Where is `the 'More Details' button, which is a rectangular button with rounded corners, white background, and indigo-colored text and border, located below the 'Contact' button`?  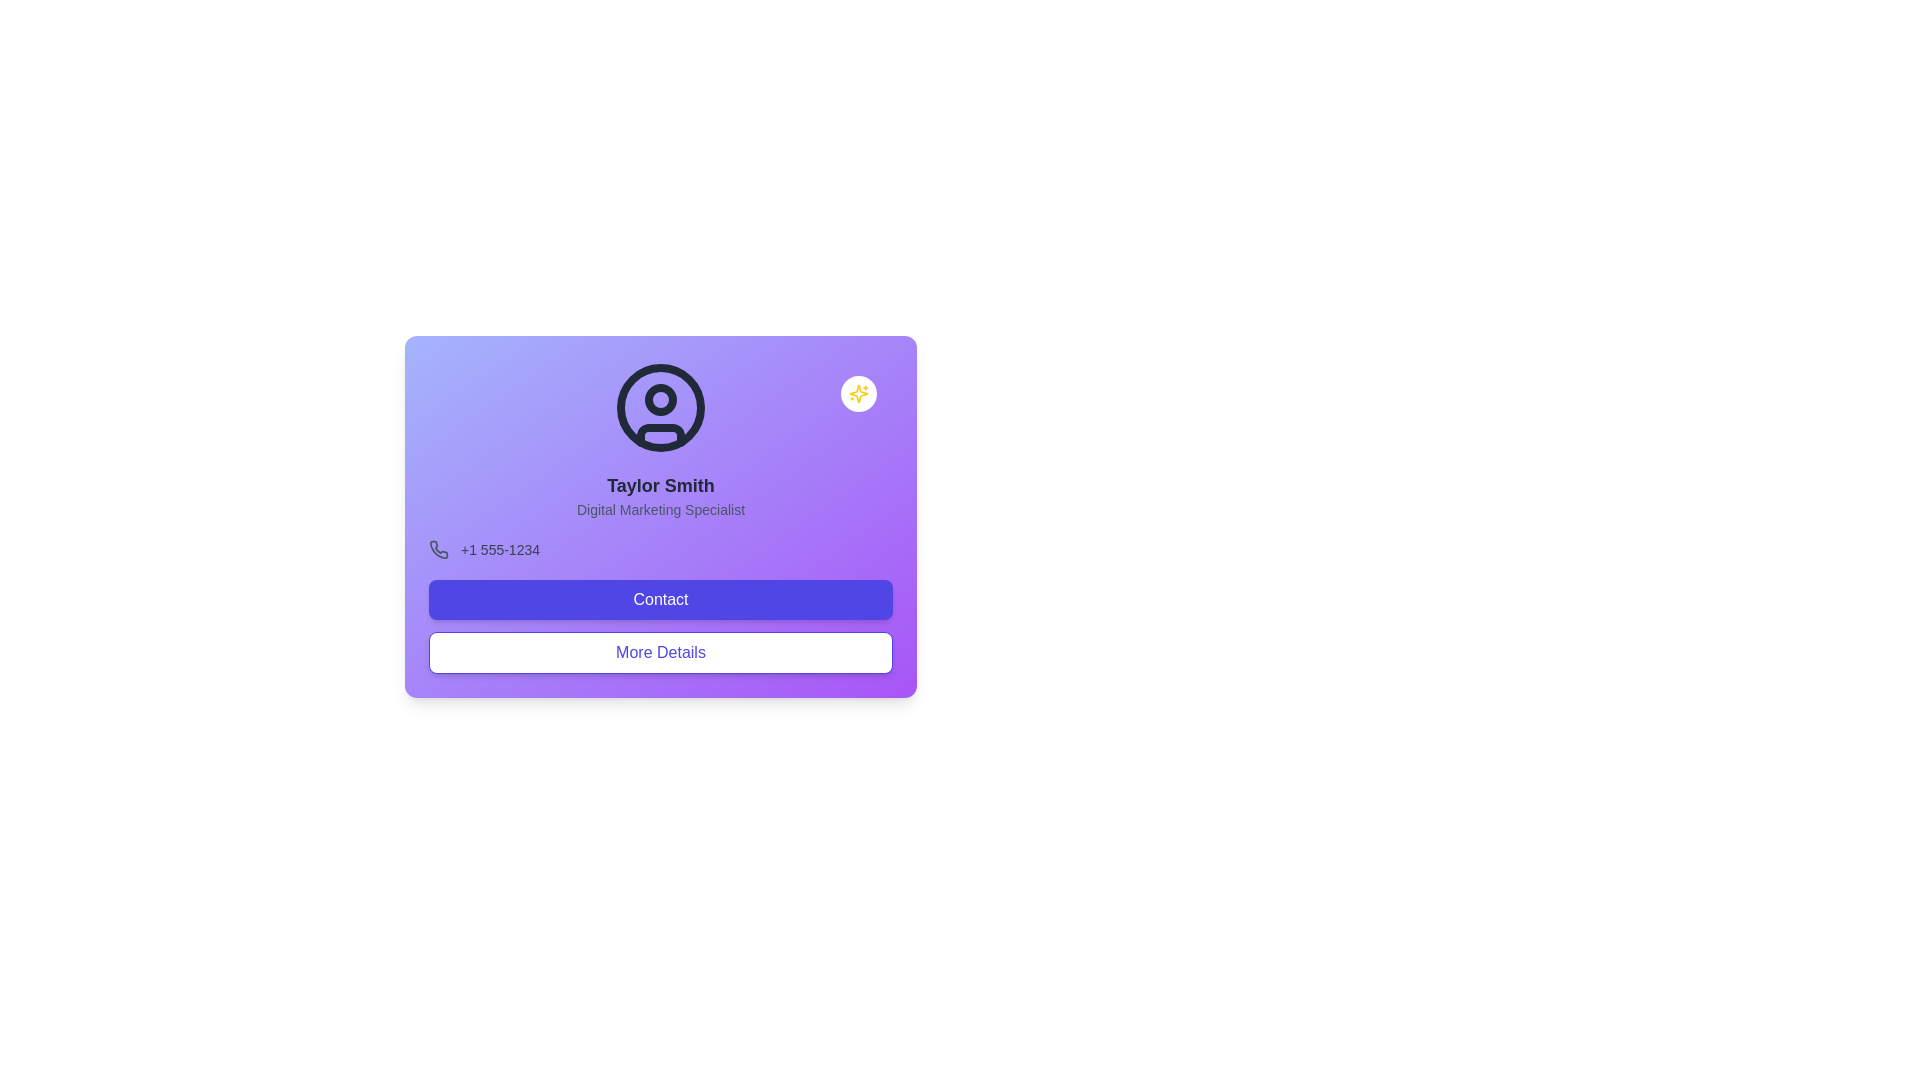
the 'More Details' button, which is a rectangular button with rounded corners, white background, and indigo-colored text and border, located below the 'Contact' button is located at coordinates (661, 652).